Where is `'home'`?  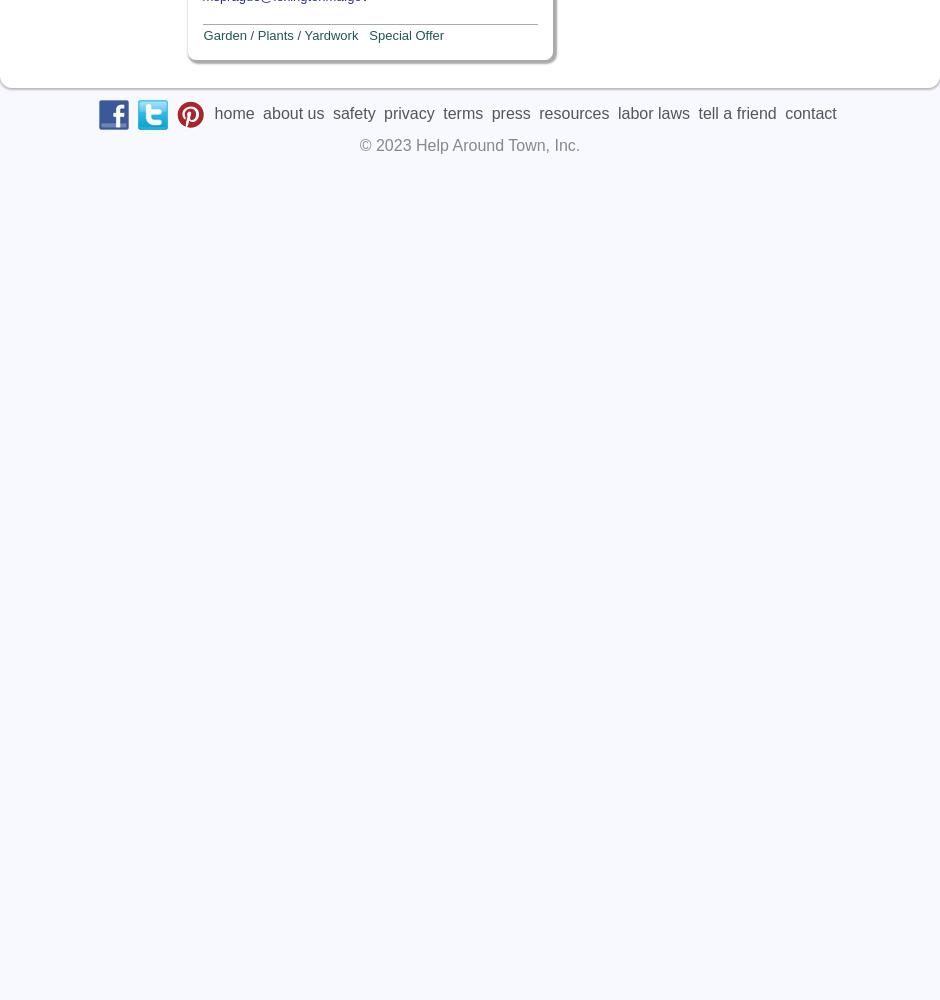 'home' is located at coordinates (213, 111).